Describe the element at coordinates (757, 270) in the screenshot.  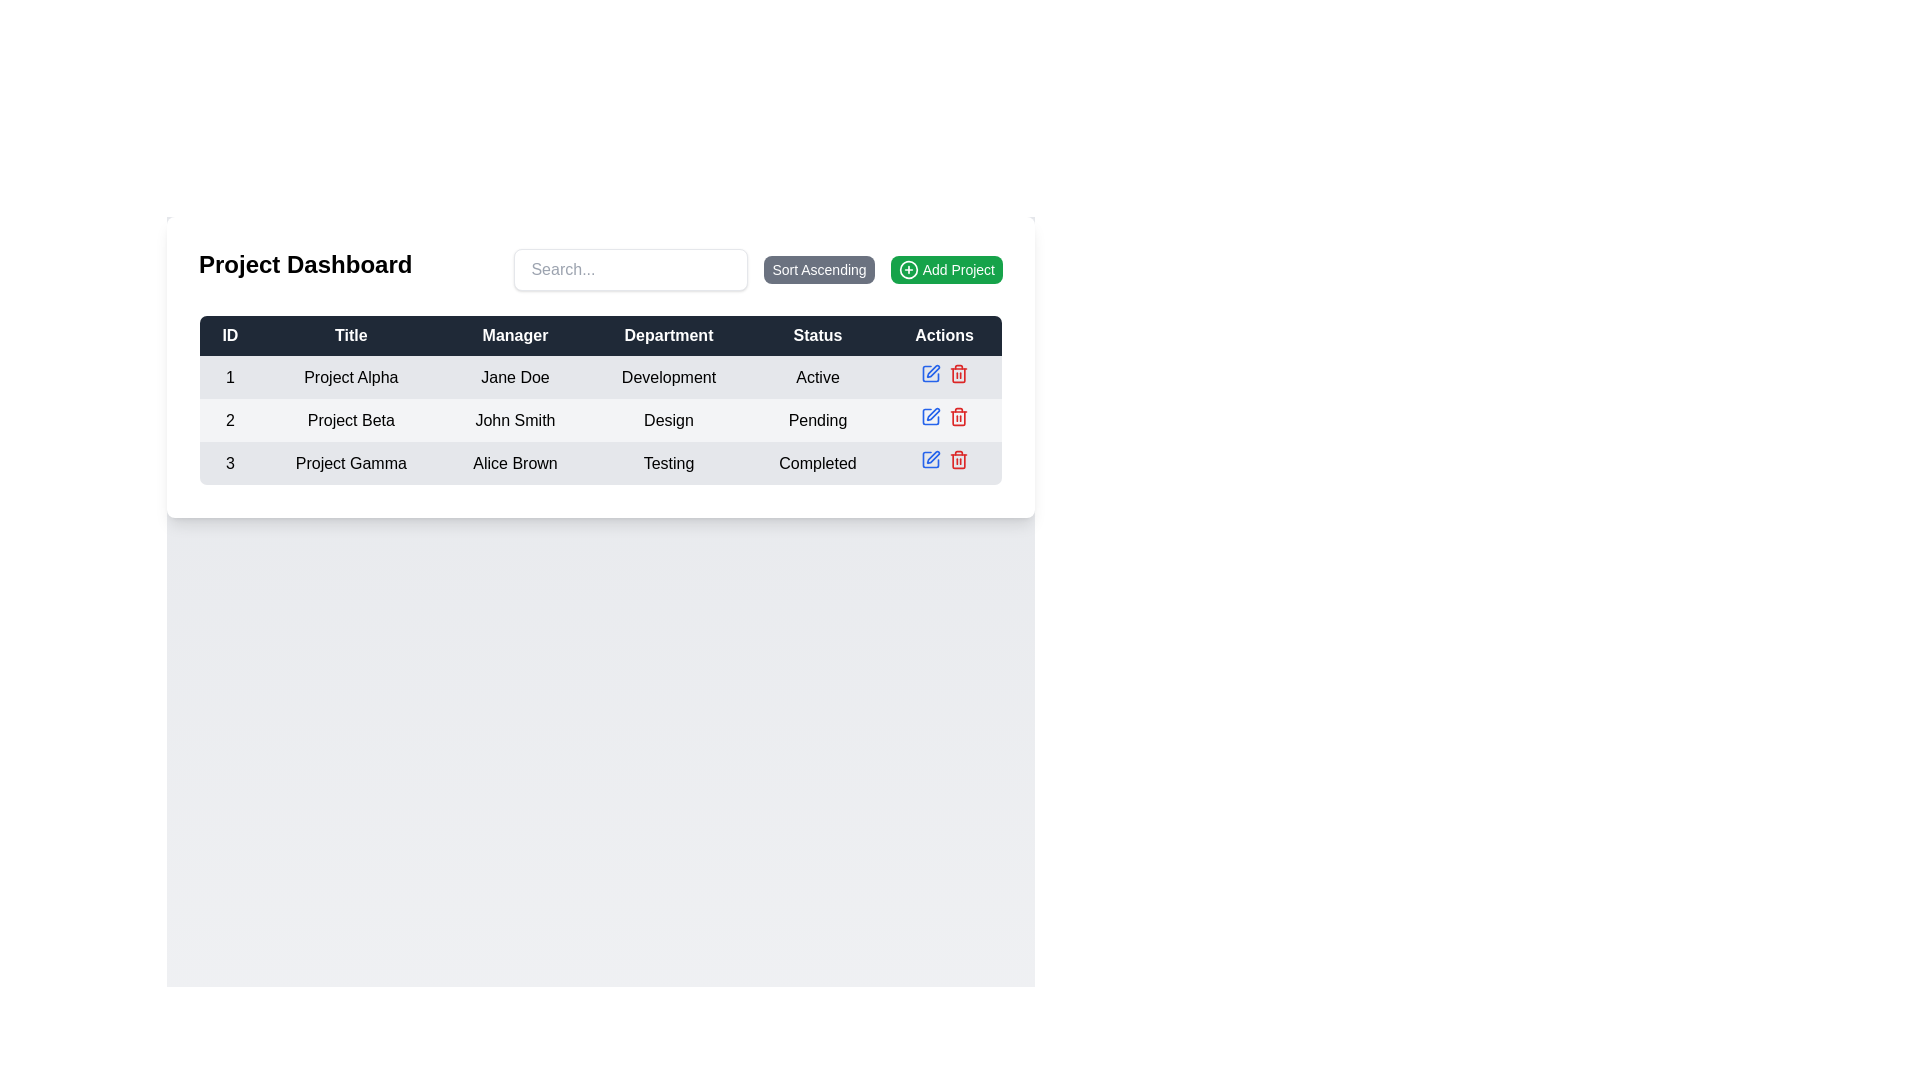
I see `the 'Sort Ascending' button to trigger its hover effect, which is gray with white text and has rounded corners, located in the top-right section of the interface` at that location.